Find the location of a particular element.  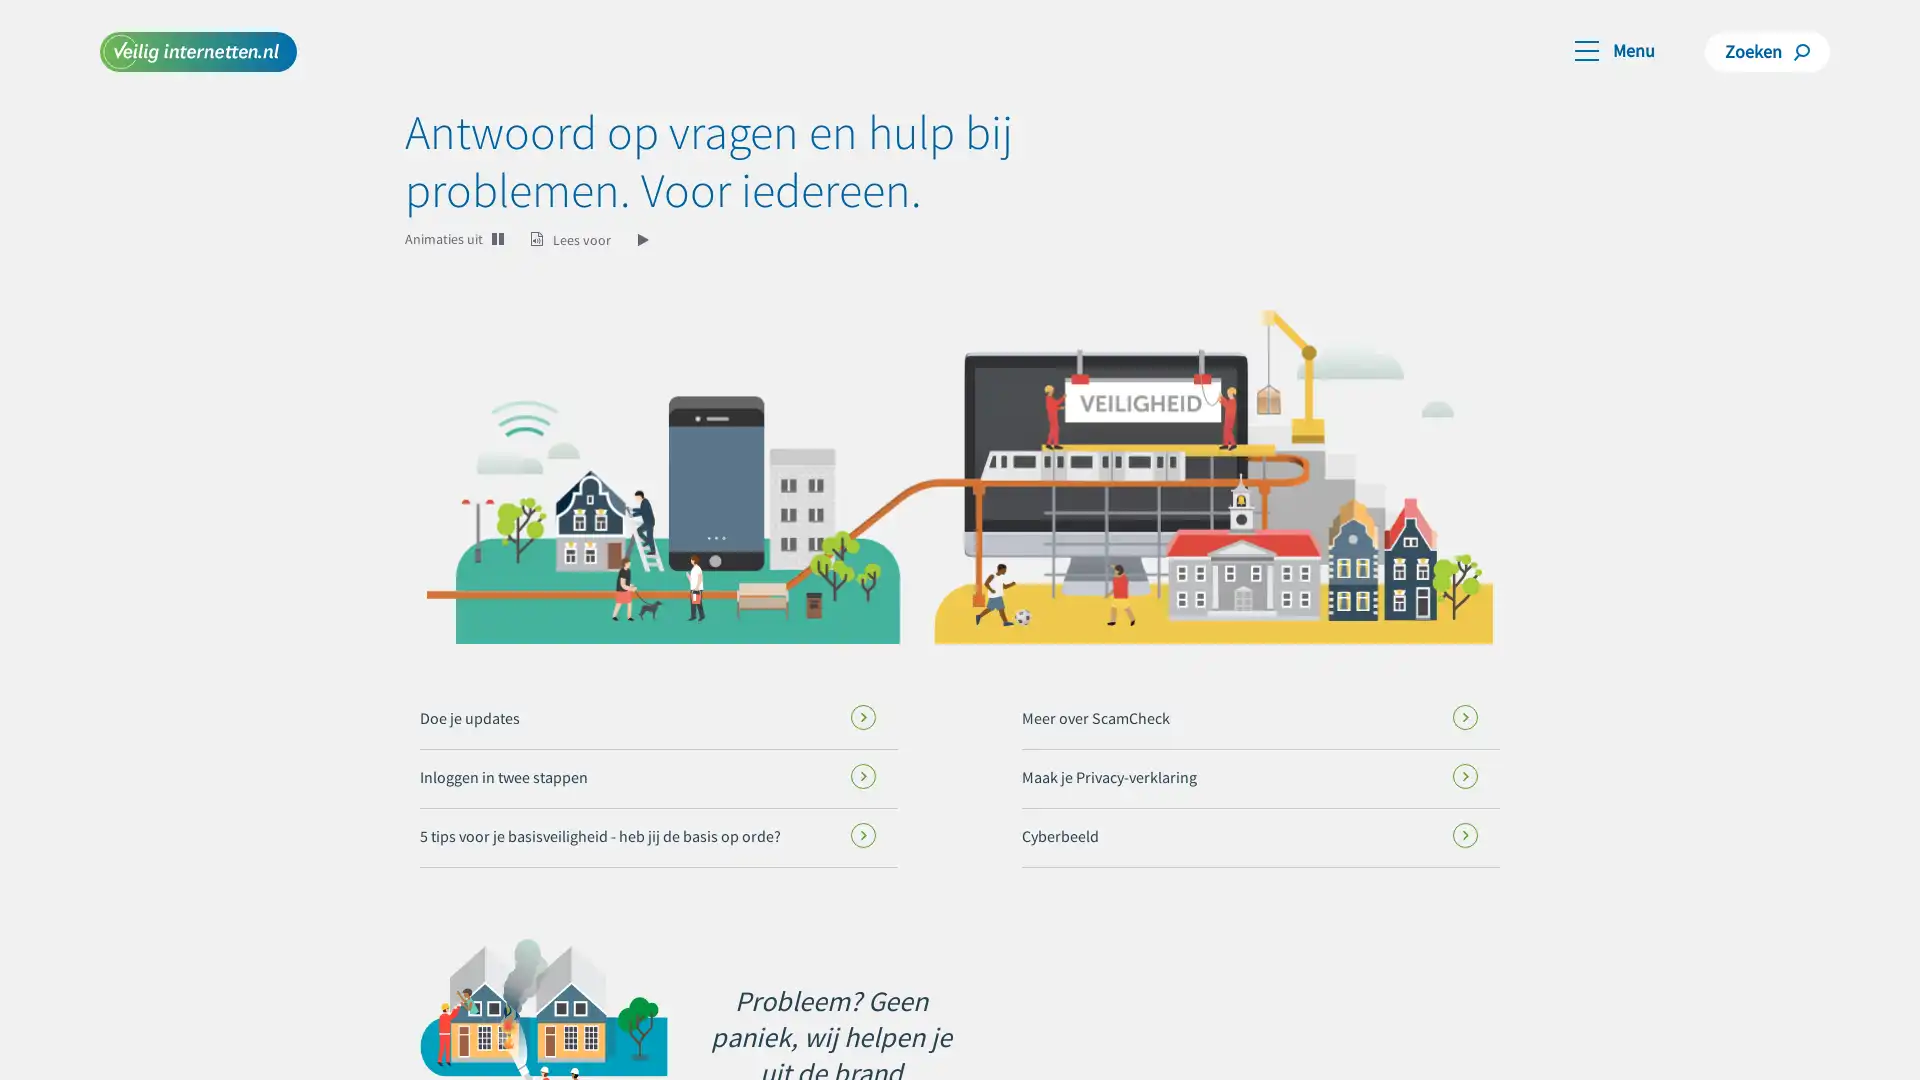

Toggle navigation Menu is located at coordinates (1614, 48).